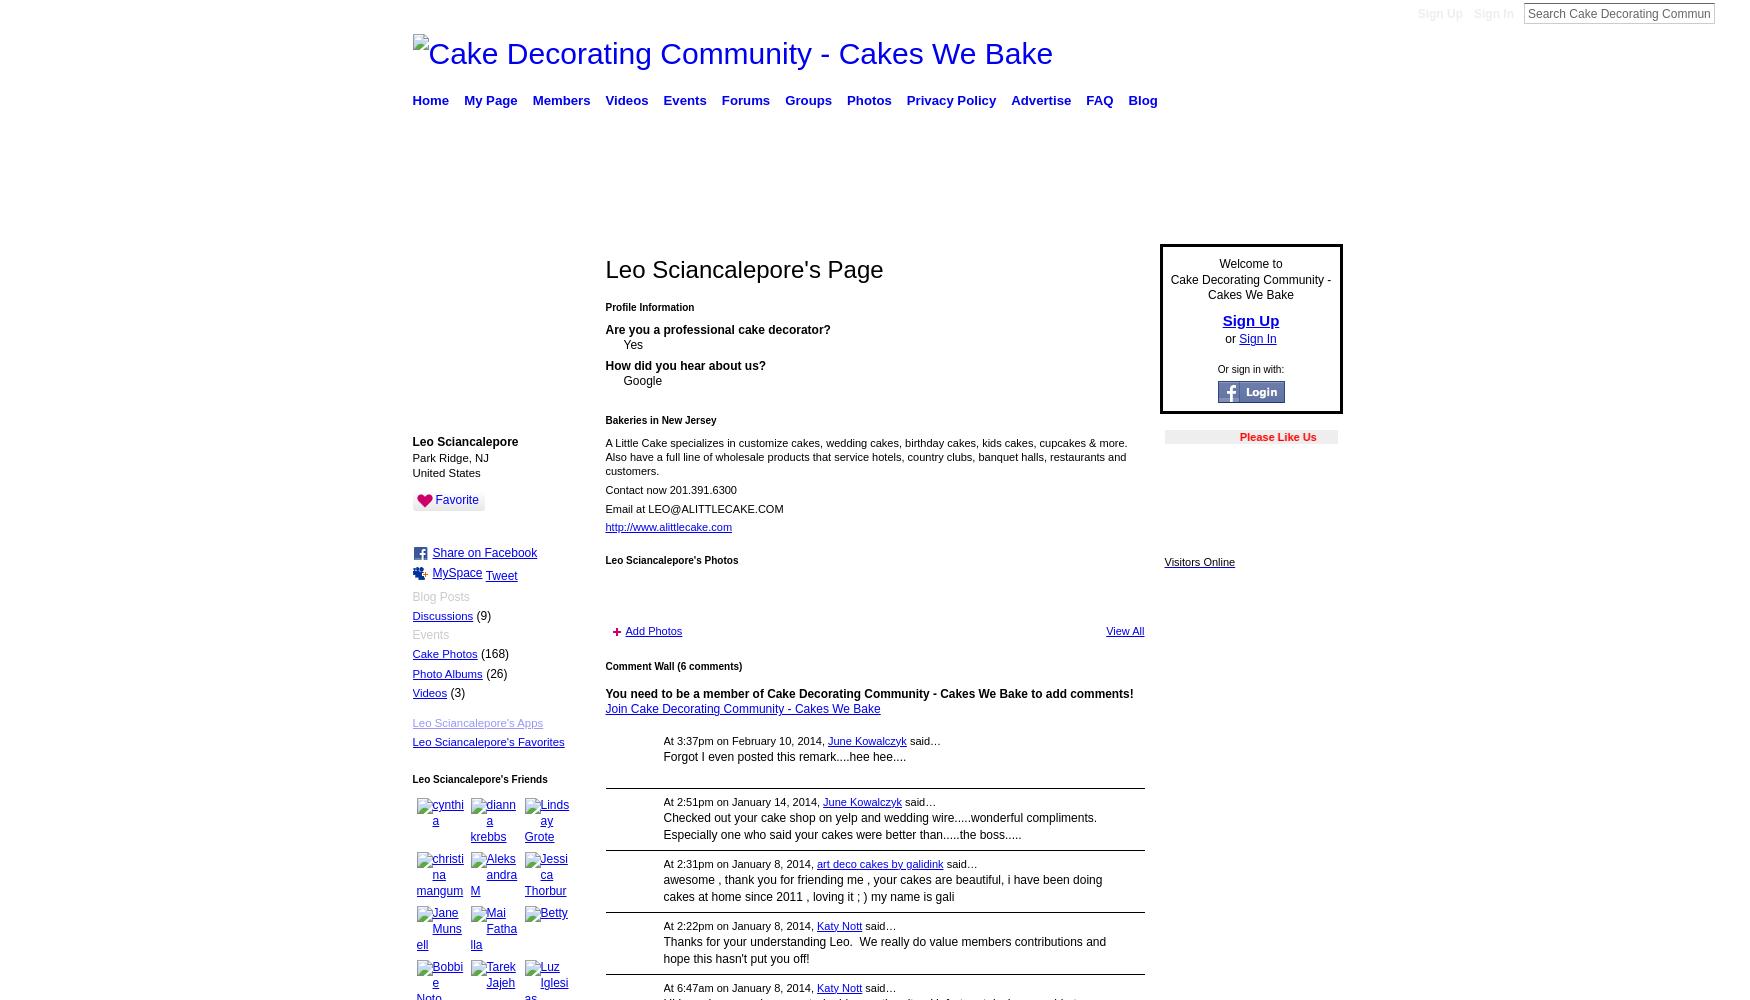  What do you see at coordinates (481, 673) in the screenshot?
I see `'(26)'` at bounding box center [481, 673].